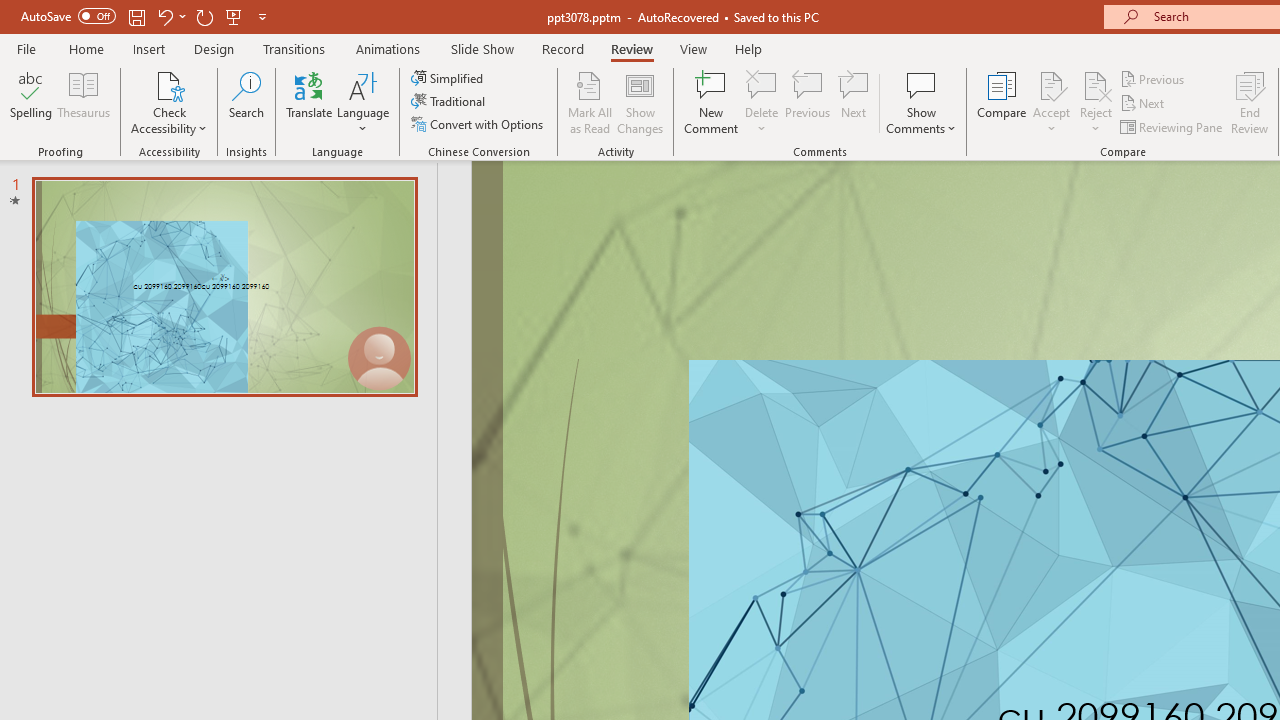 This screenshot has width=1280, height=720. Describe the element at coordinates (363, 103) in the screenshot. I see `'Language'` at that location.